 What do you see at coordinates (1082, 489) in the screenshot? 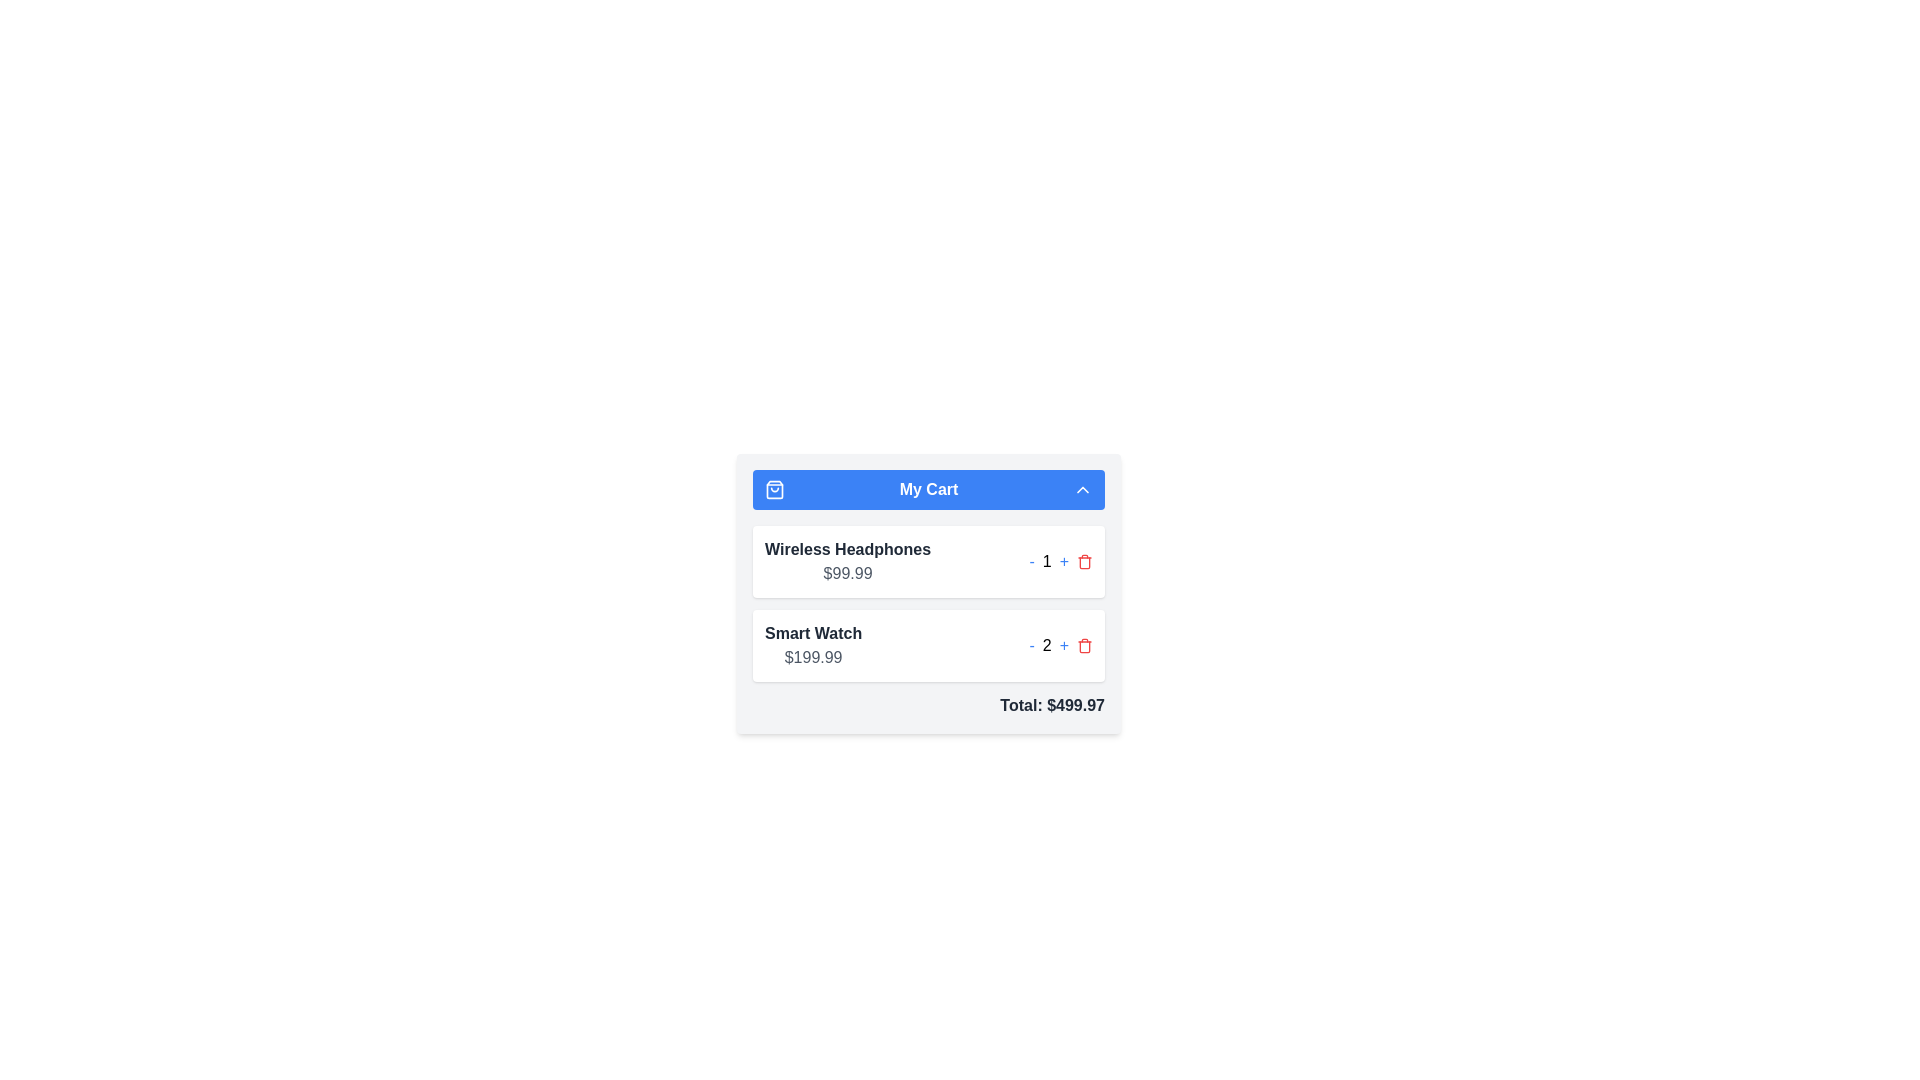
I see `the upward chevron icon button located on the far right side of the blue header bar in the 'My Cart' section` at bounding box center [1082, 489].